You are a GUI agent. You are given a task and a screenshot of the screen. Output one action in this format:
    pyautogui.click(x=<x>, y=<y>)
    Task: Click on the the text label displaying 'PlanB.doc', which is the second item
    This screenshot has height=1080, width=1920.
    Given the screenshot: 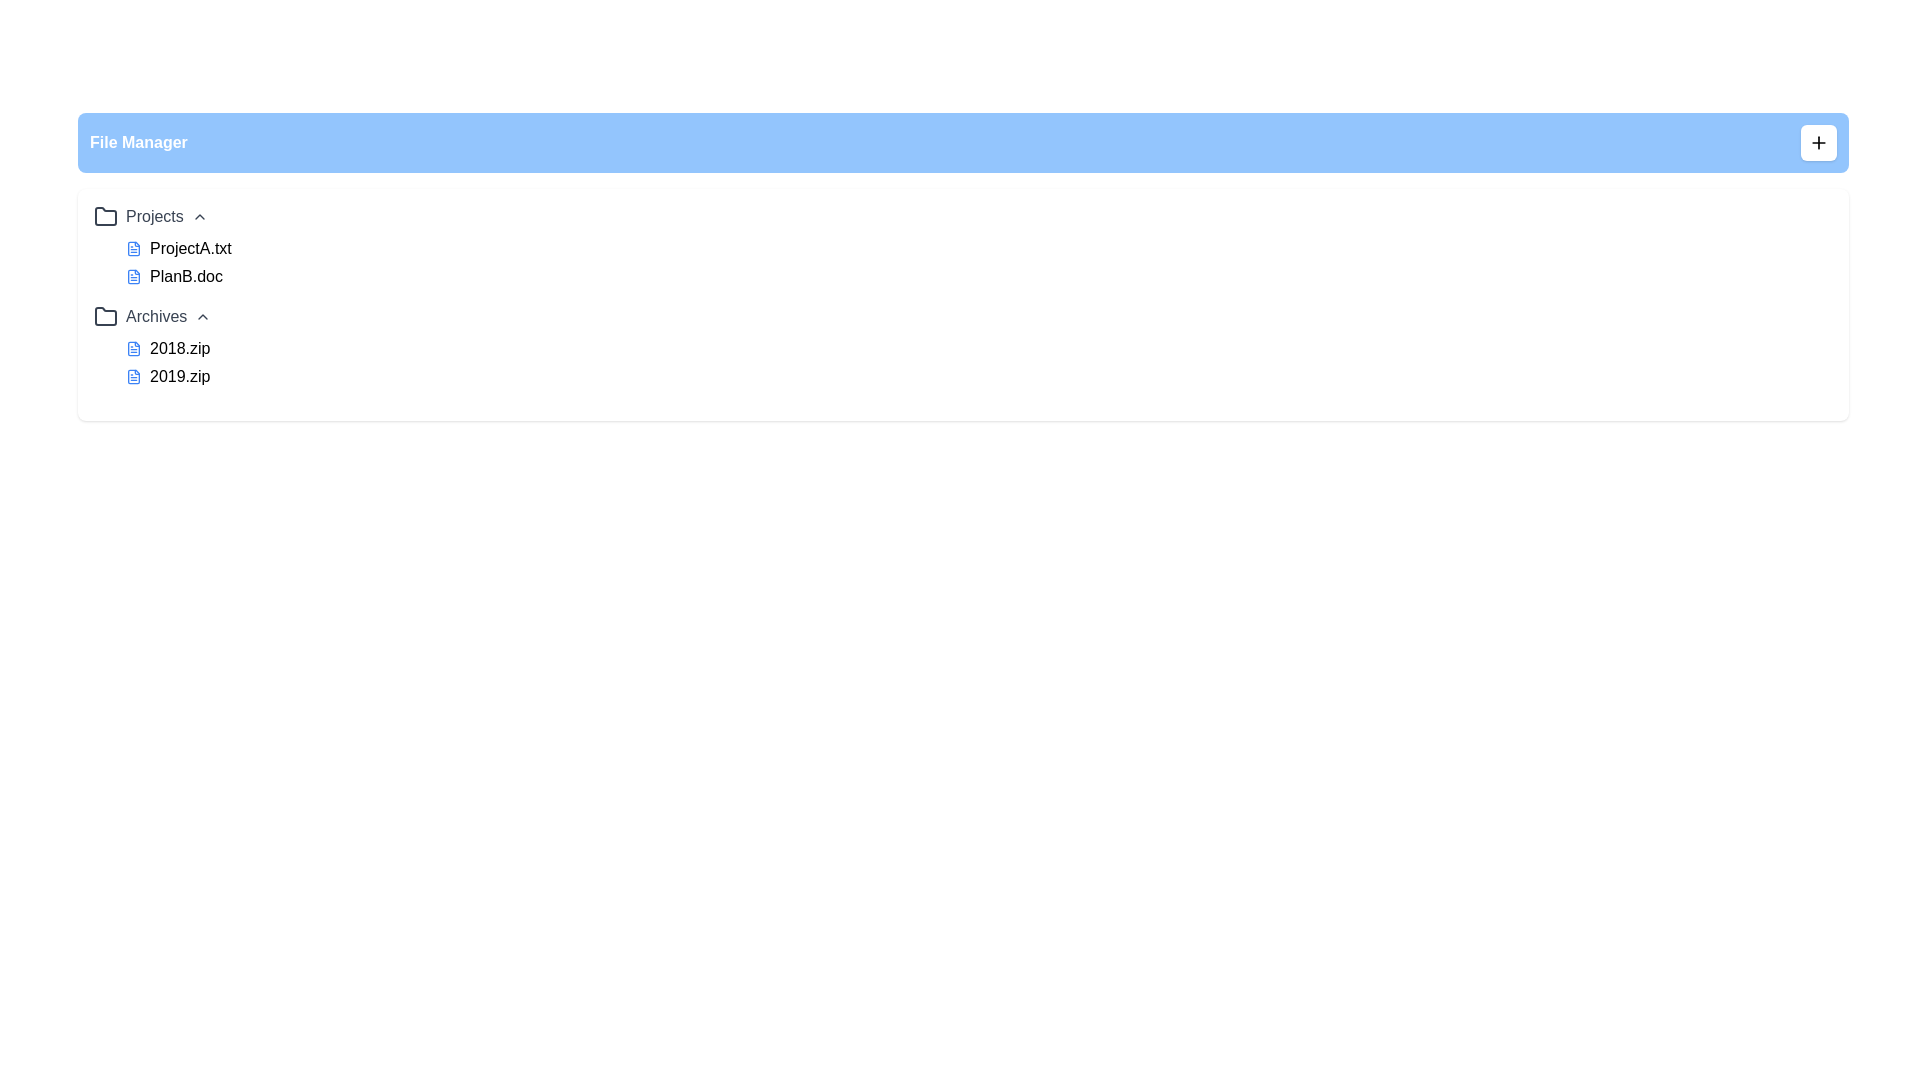 What is the action you would take?
    pyautogui.click(x=186, y=277)
    